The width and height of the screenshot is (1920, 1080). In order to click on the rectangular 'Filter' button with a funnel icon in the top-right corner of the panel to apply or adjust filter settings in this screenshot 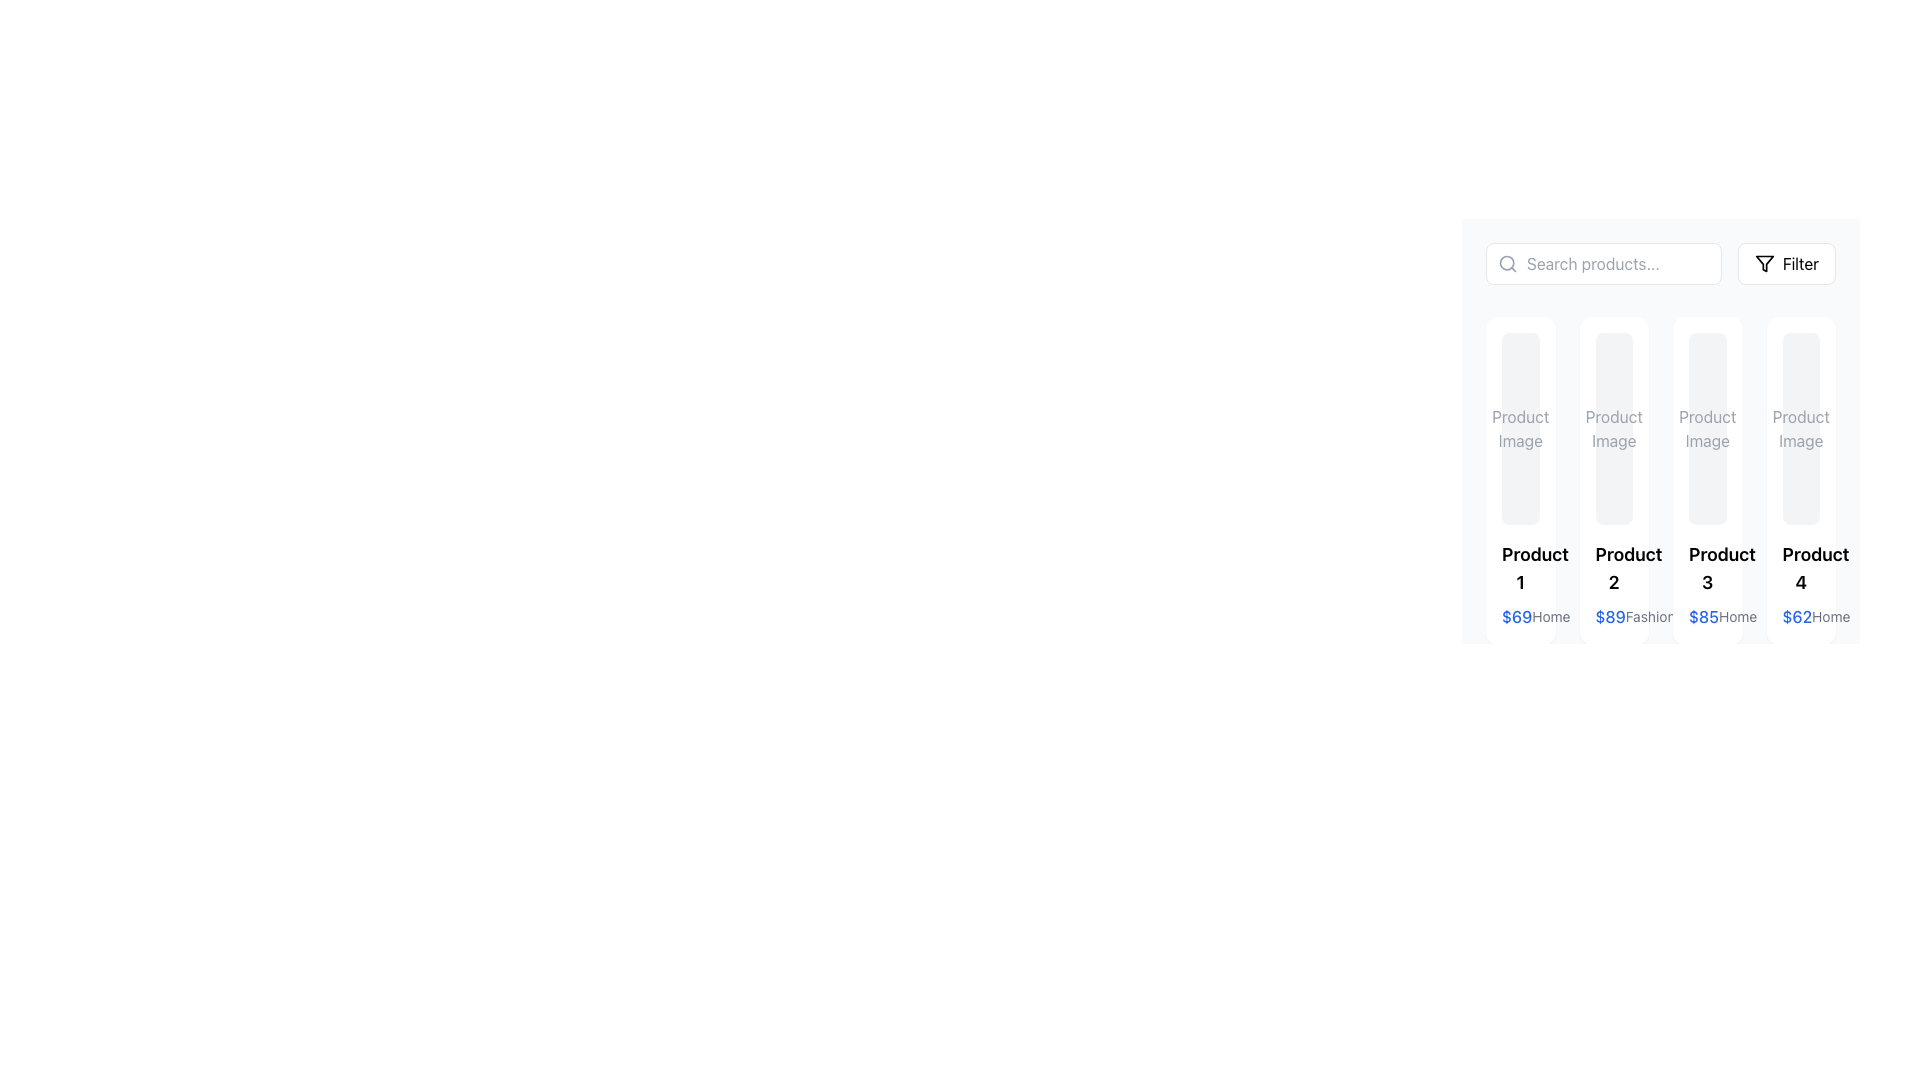, I will do `click(1786, 262)`.